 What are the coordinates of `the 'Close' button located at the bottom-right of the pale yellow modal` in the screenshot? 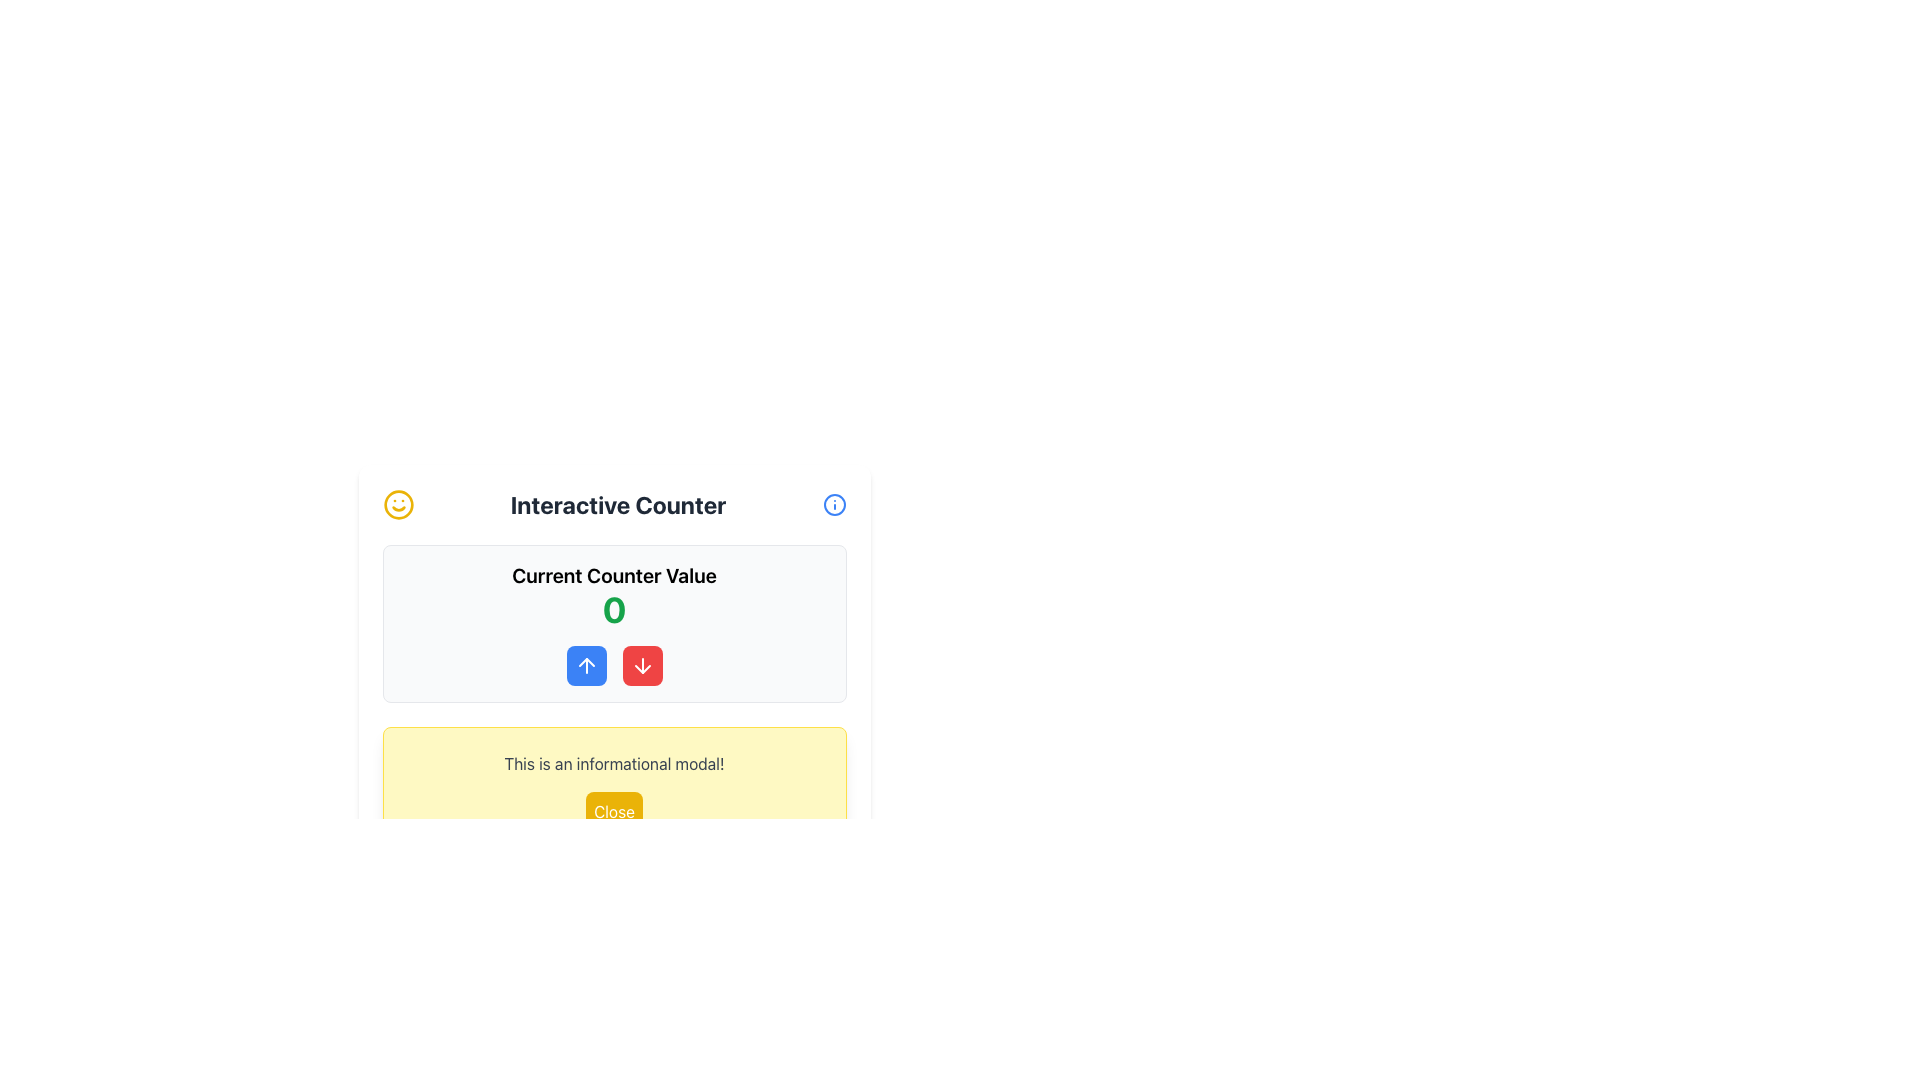 It's located at (613, 812).